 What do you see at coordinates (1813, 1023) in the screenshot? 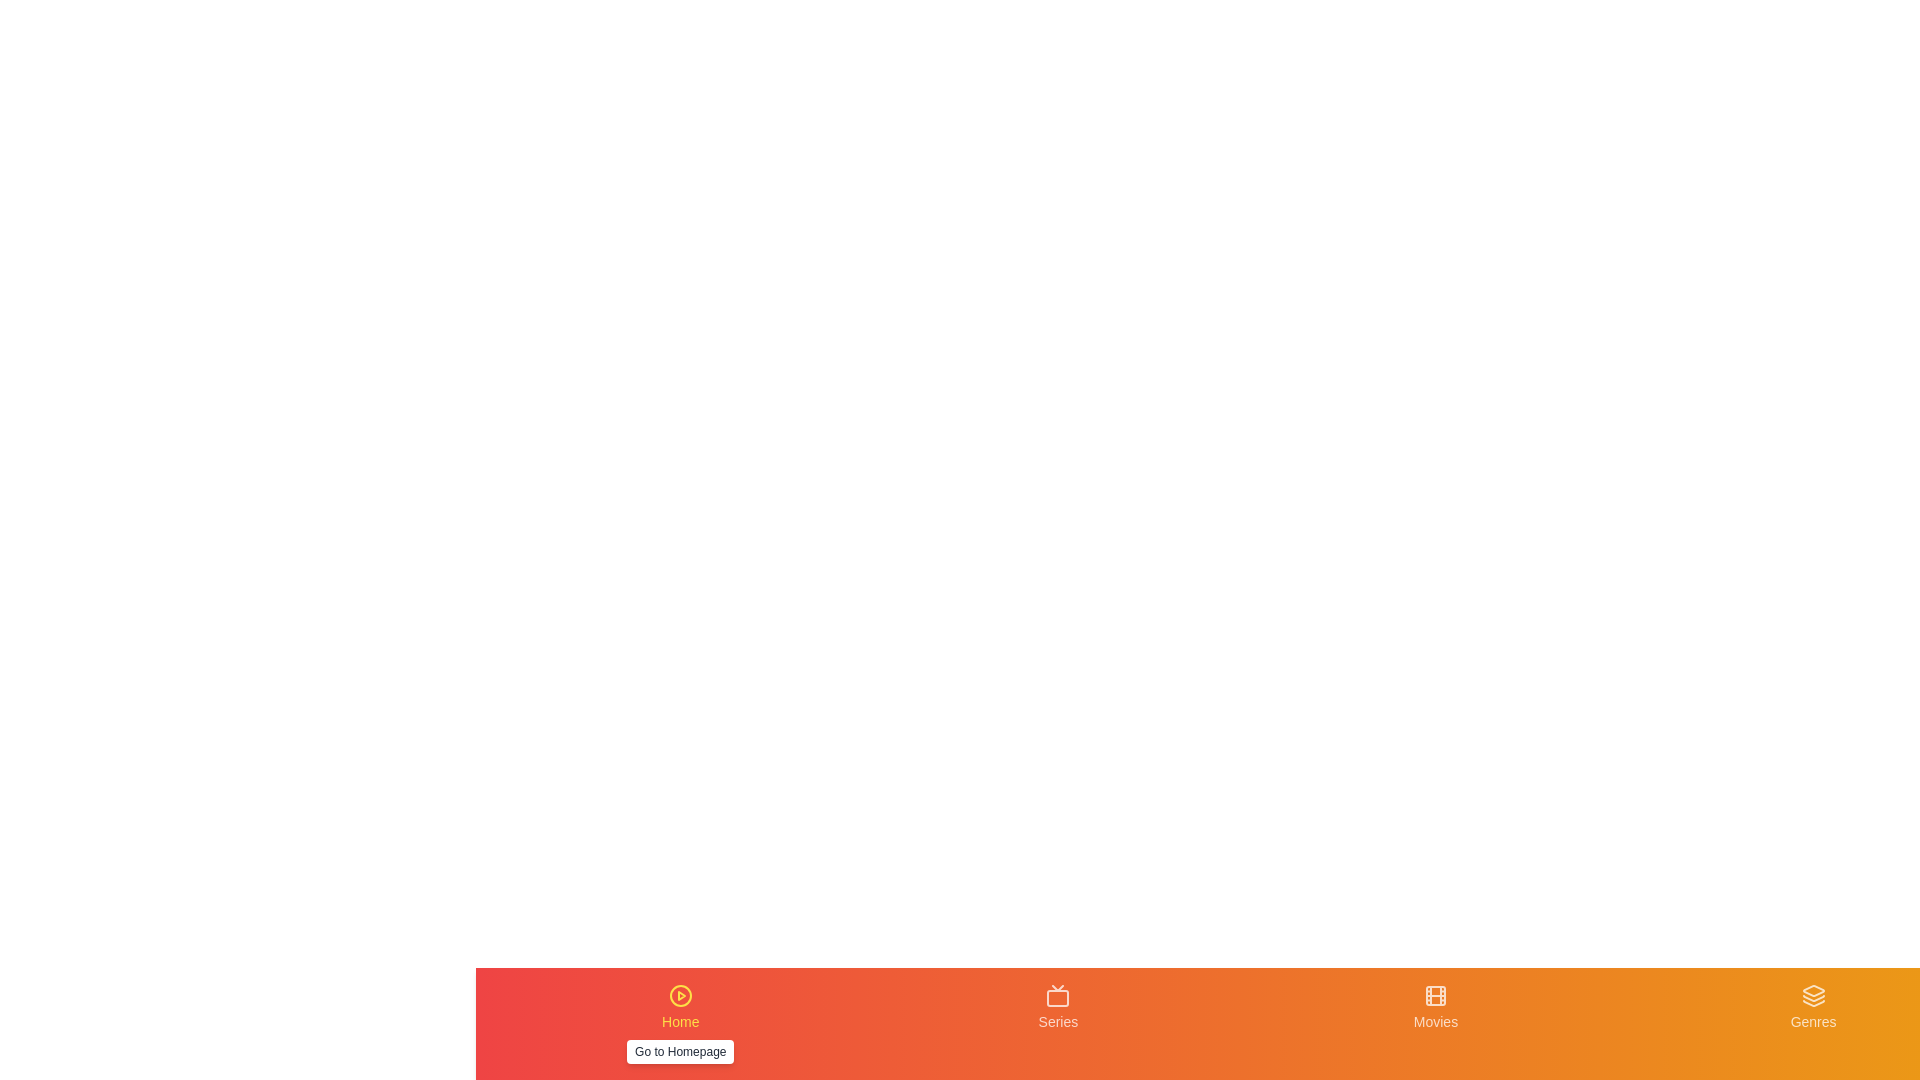
I see `the navigation tab labeled Genres` at bounding box center [1813, 1023].